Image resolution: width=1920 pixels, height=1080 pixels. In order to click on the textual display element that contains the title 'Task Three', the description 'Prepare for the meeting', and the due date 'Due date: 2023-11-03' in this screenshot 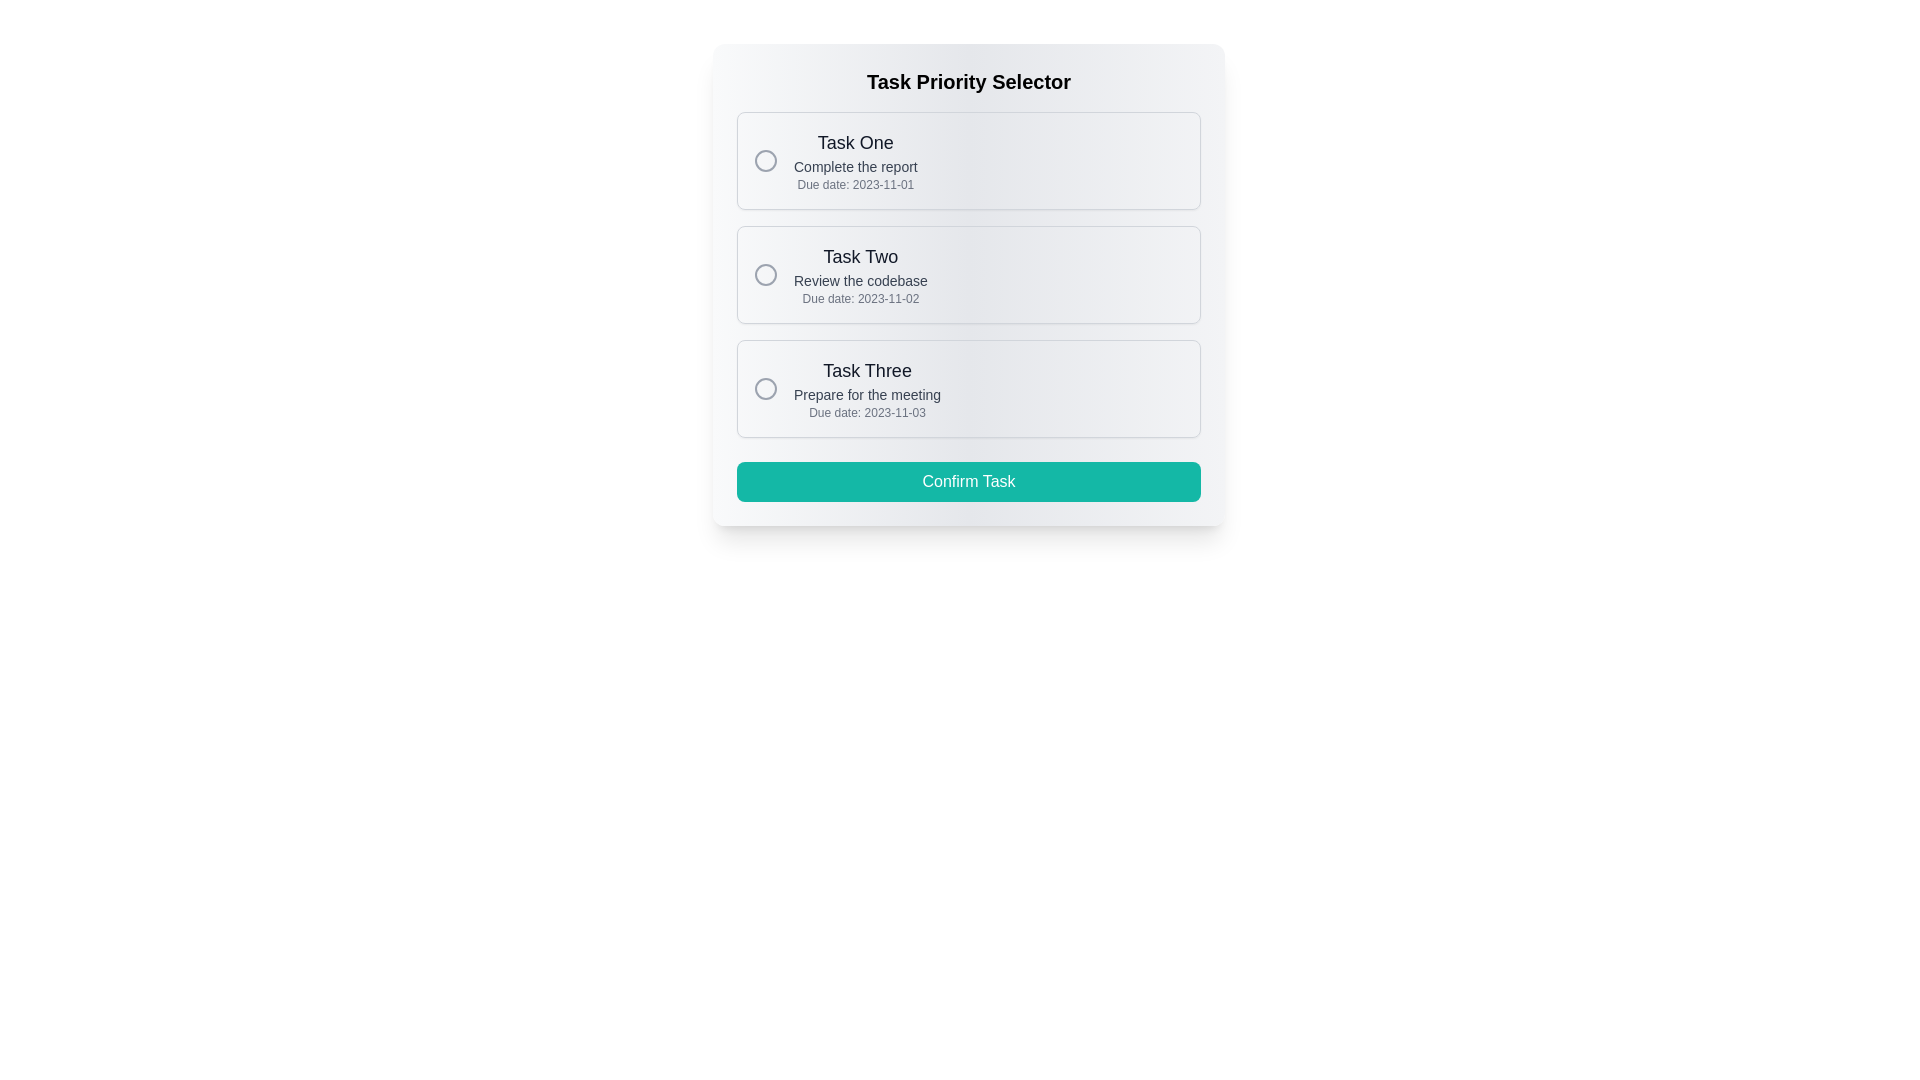, I will do `click(867, 389)`.